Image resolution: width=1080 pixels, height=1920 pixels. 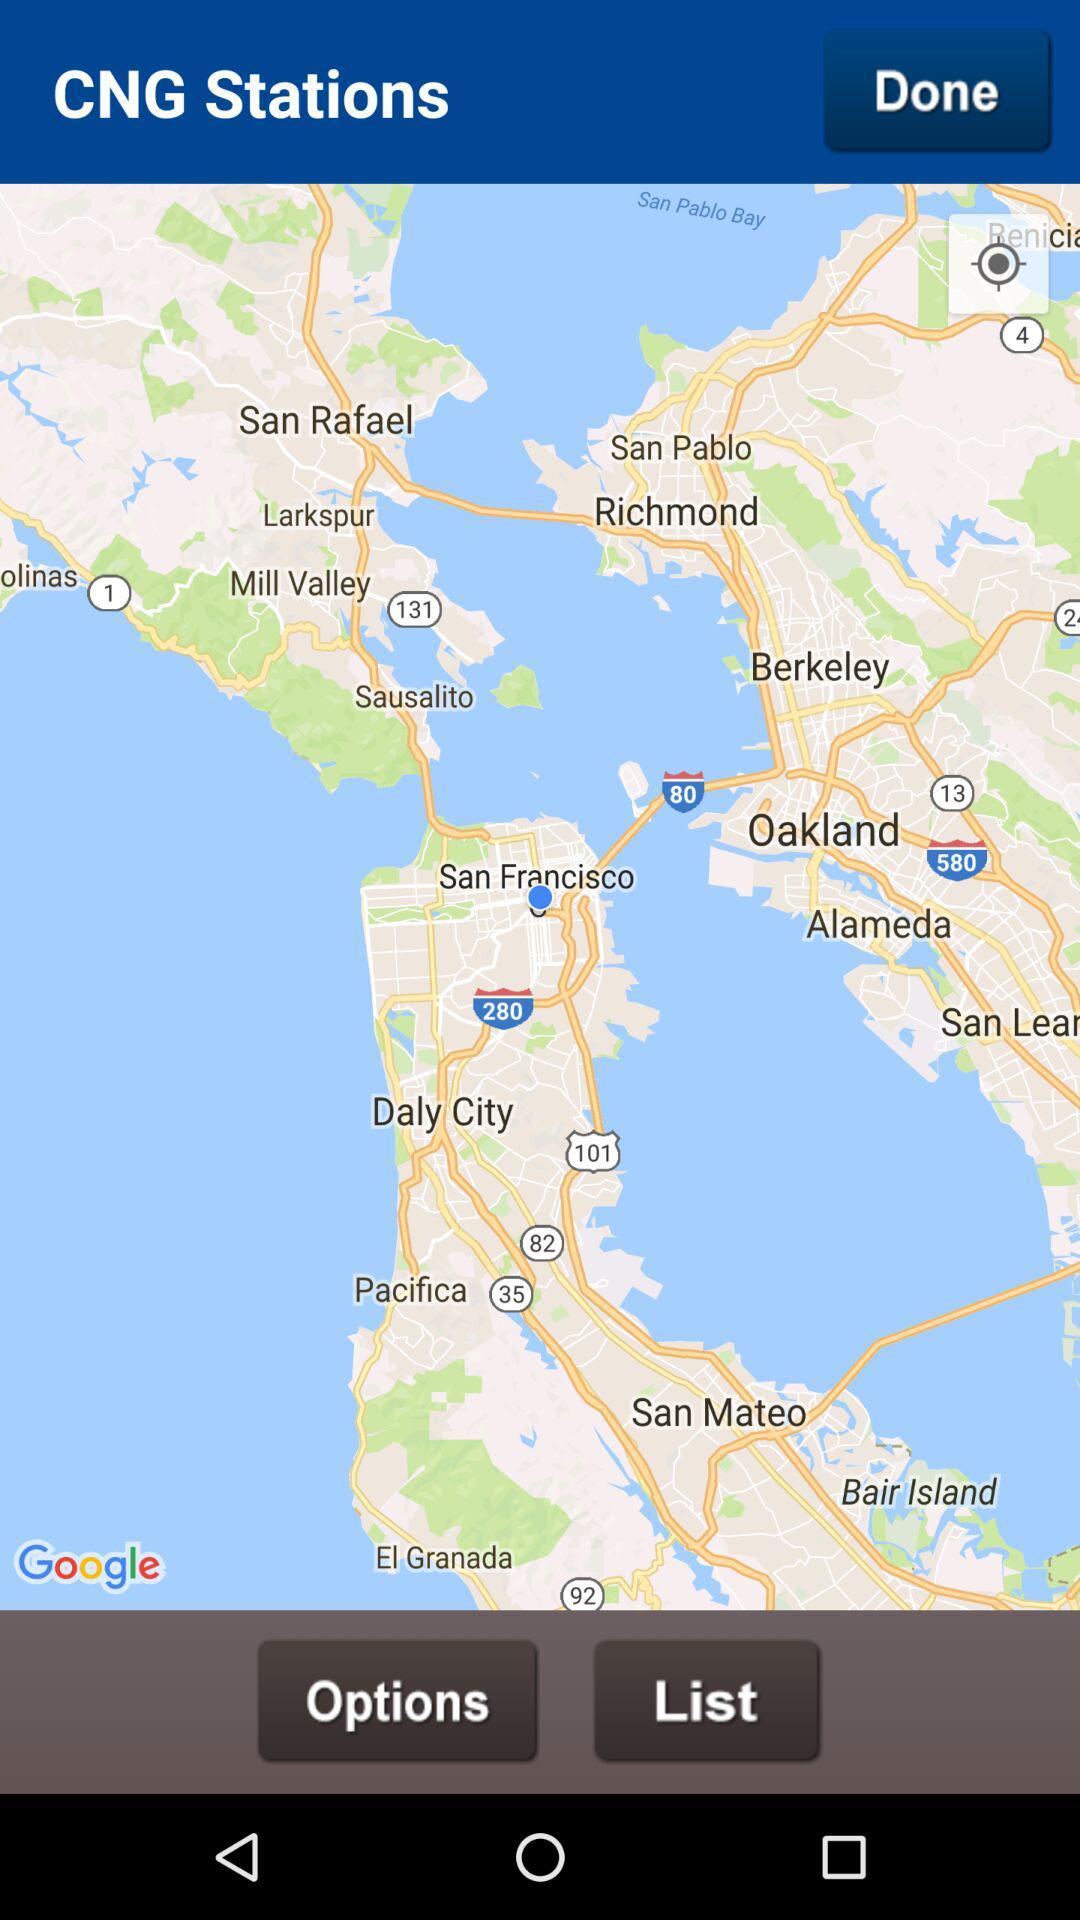 What do you see at coordinates (707, 1700) in the screenshot?
I see `the list` at bounding box center [707, 1700].